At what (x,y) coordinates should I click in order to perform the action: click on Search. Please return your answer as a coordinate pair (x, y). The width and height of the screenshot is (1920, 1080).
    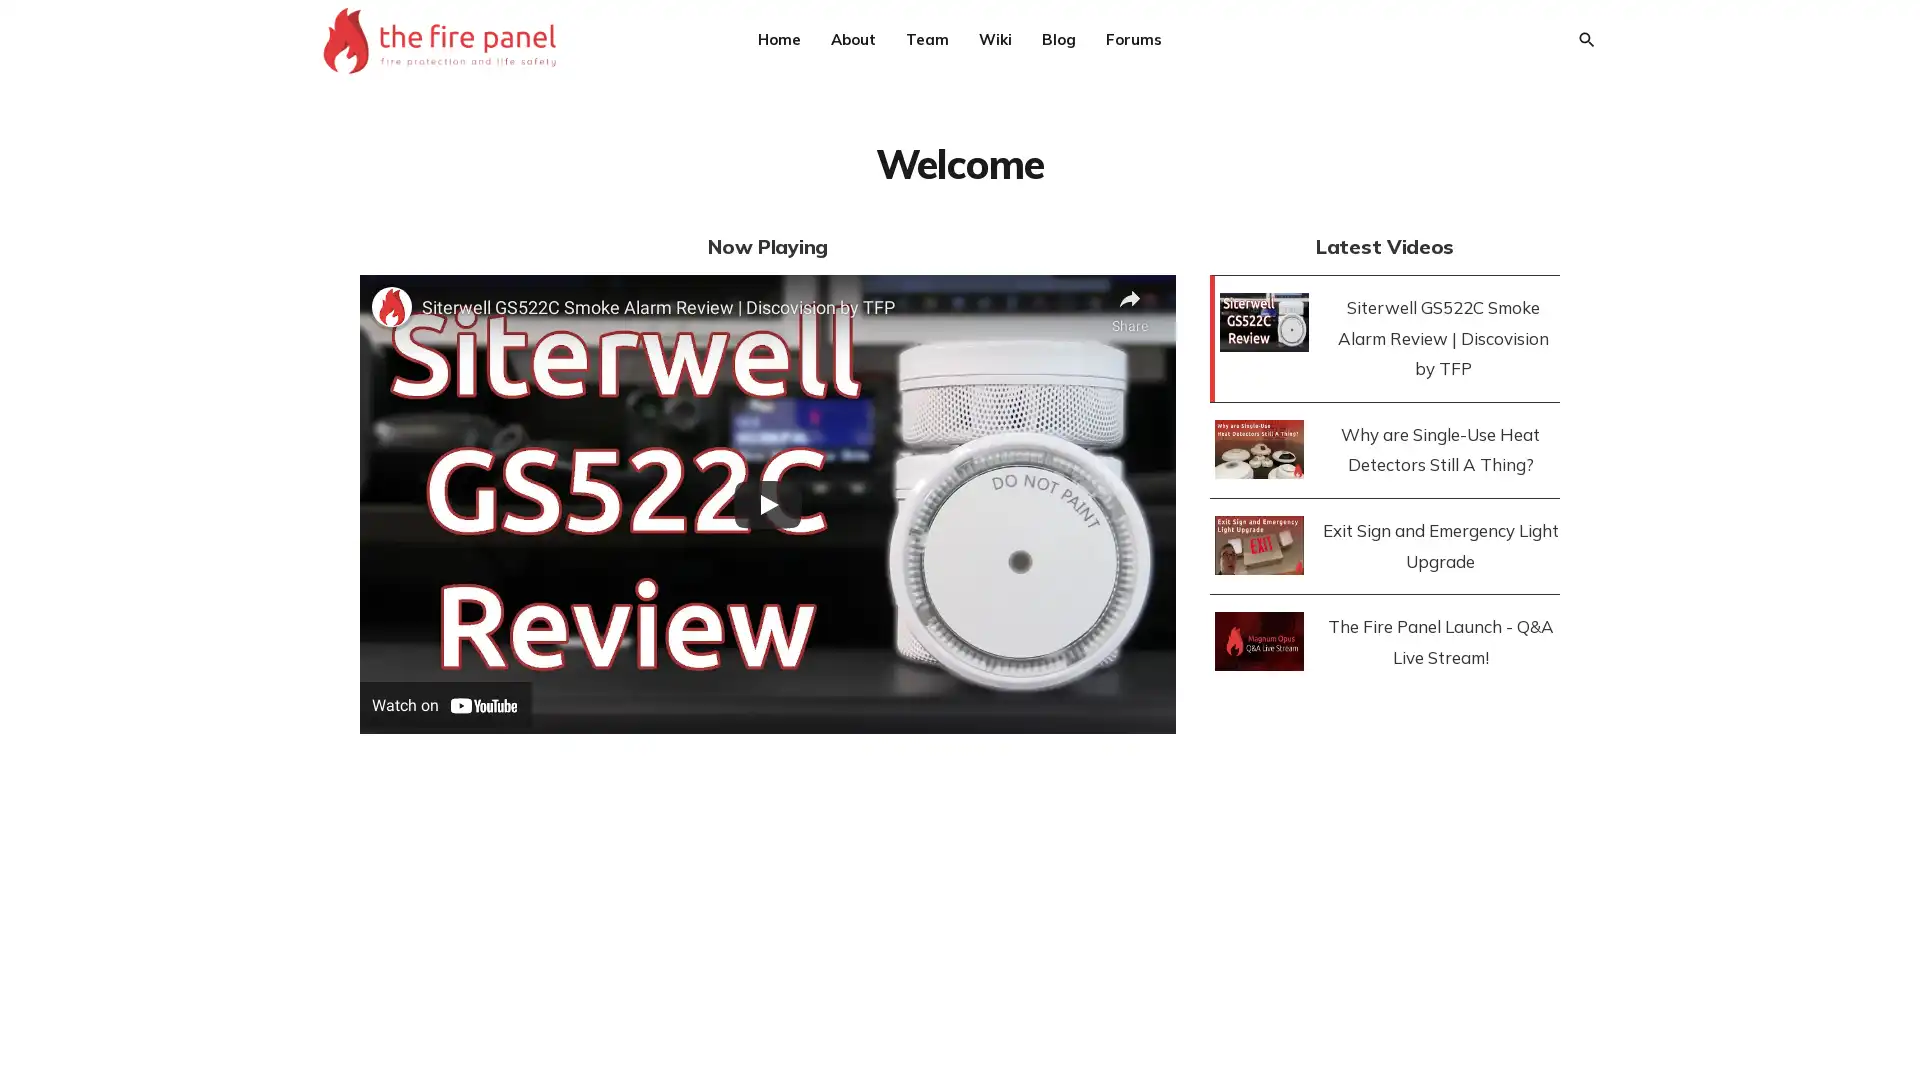
    Looking at the image, I should click on (1584, 39).